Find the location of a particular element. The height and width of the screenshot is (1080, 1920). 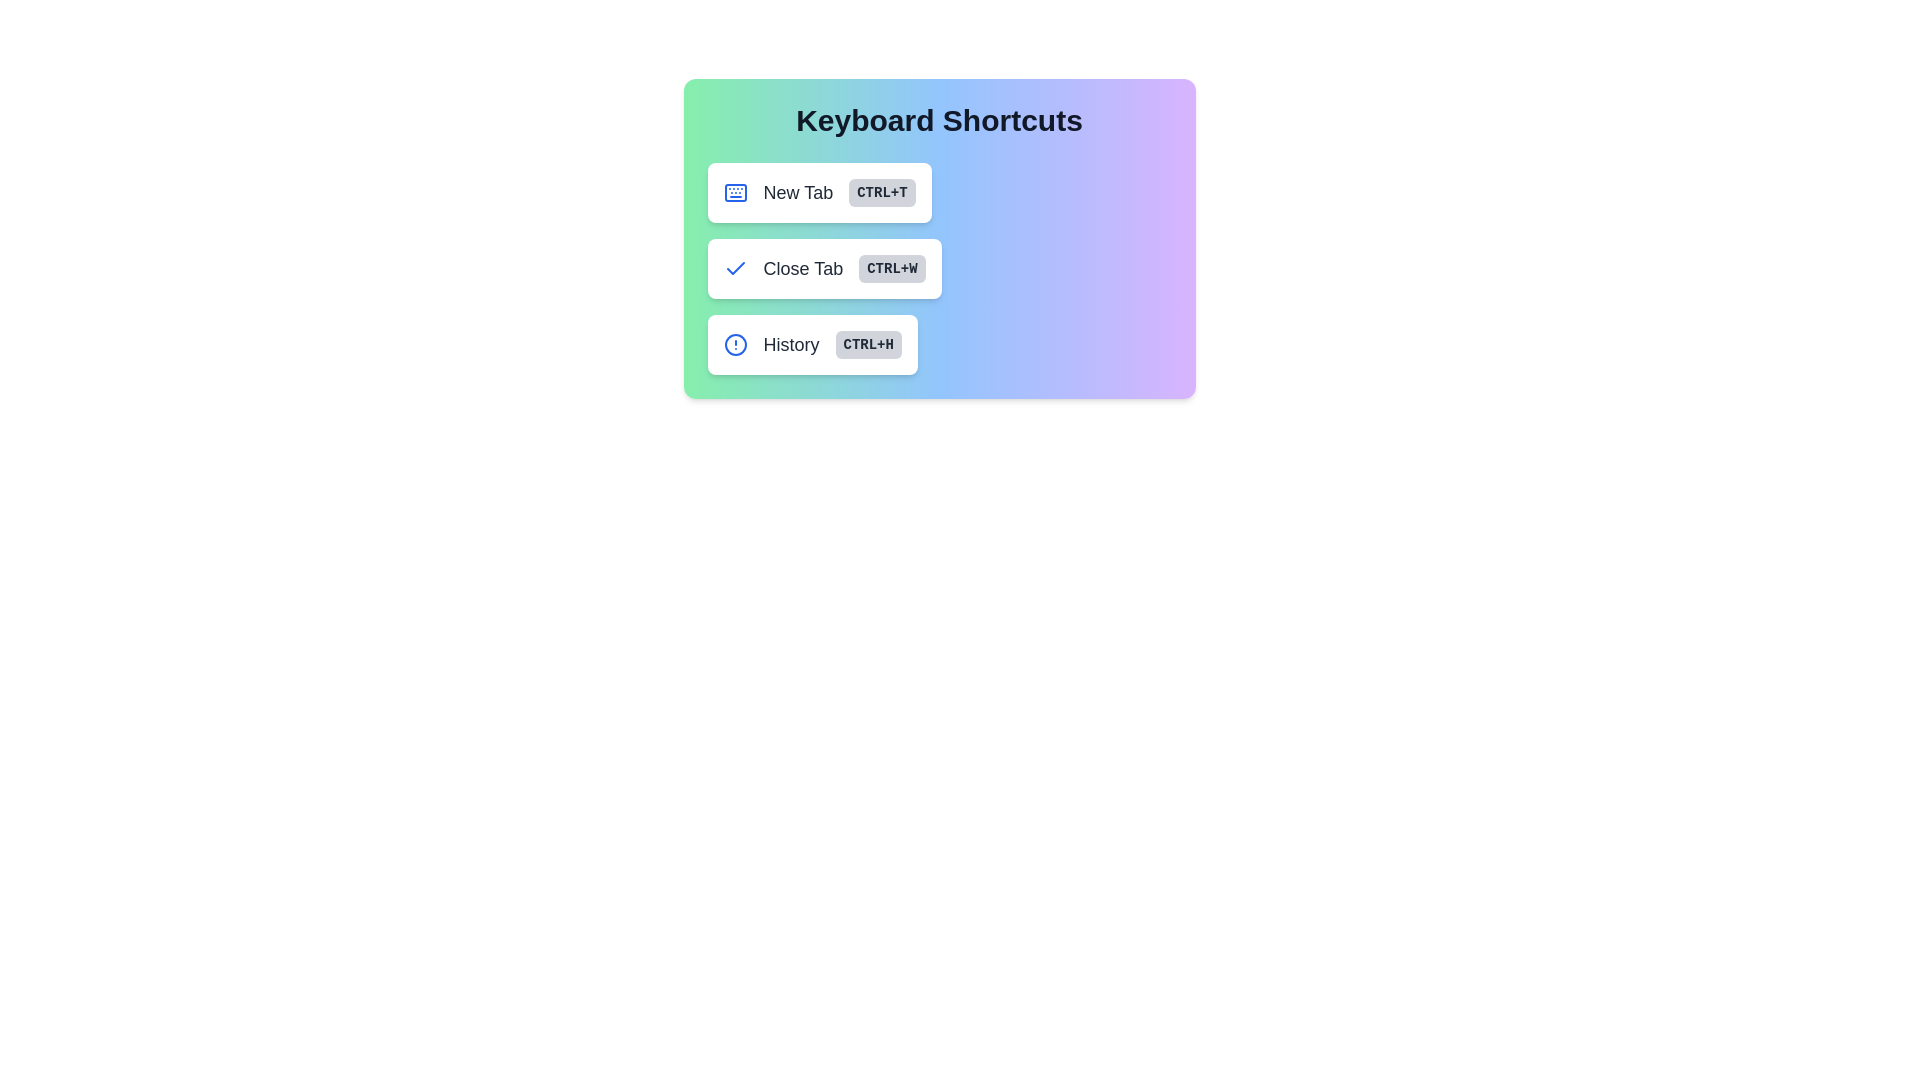

the 'Close Tab' icon located in the leftmost part of the 'Close Tab' row under the 'Keyboard Shortcuts' heading is located at coordinates (734, 268).